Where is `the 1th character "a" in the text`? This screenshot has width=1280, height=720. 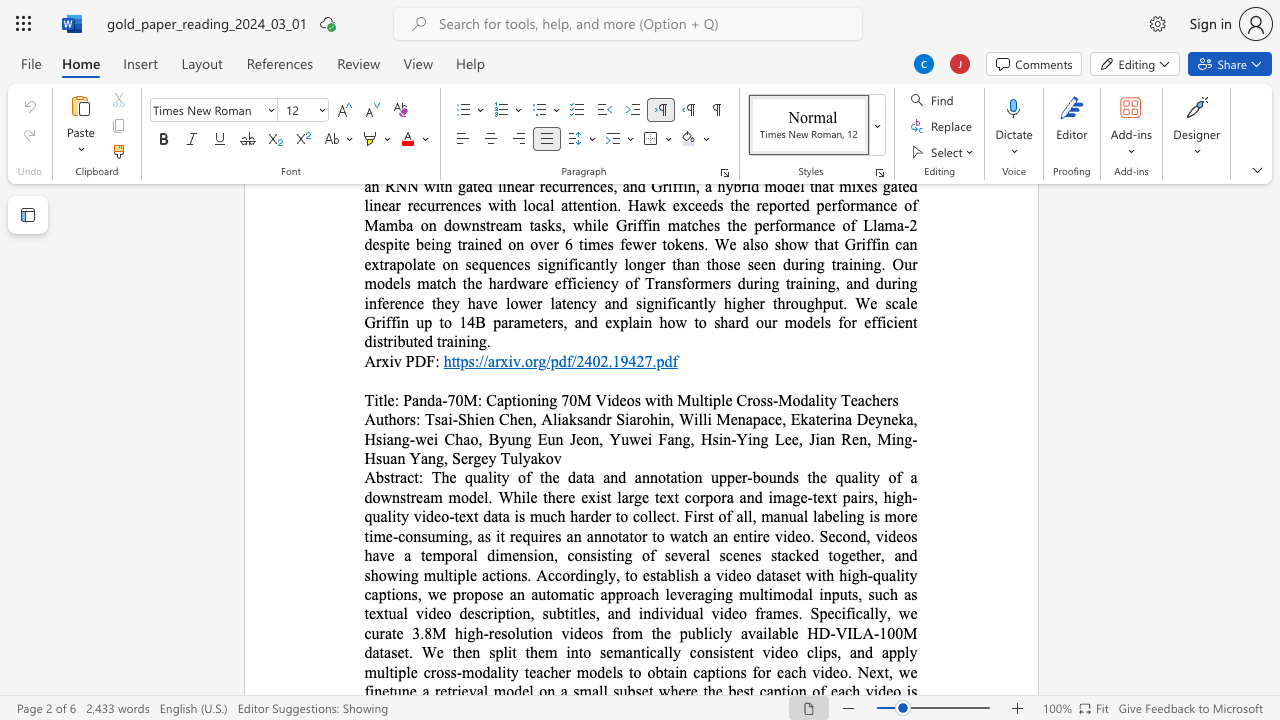
the 1th character "a" in the text is located at coordinates (402, 477).